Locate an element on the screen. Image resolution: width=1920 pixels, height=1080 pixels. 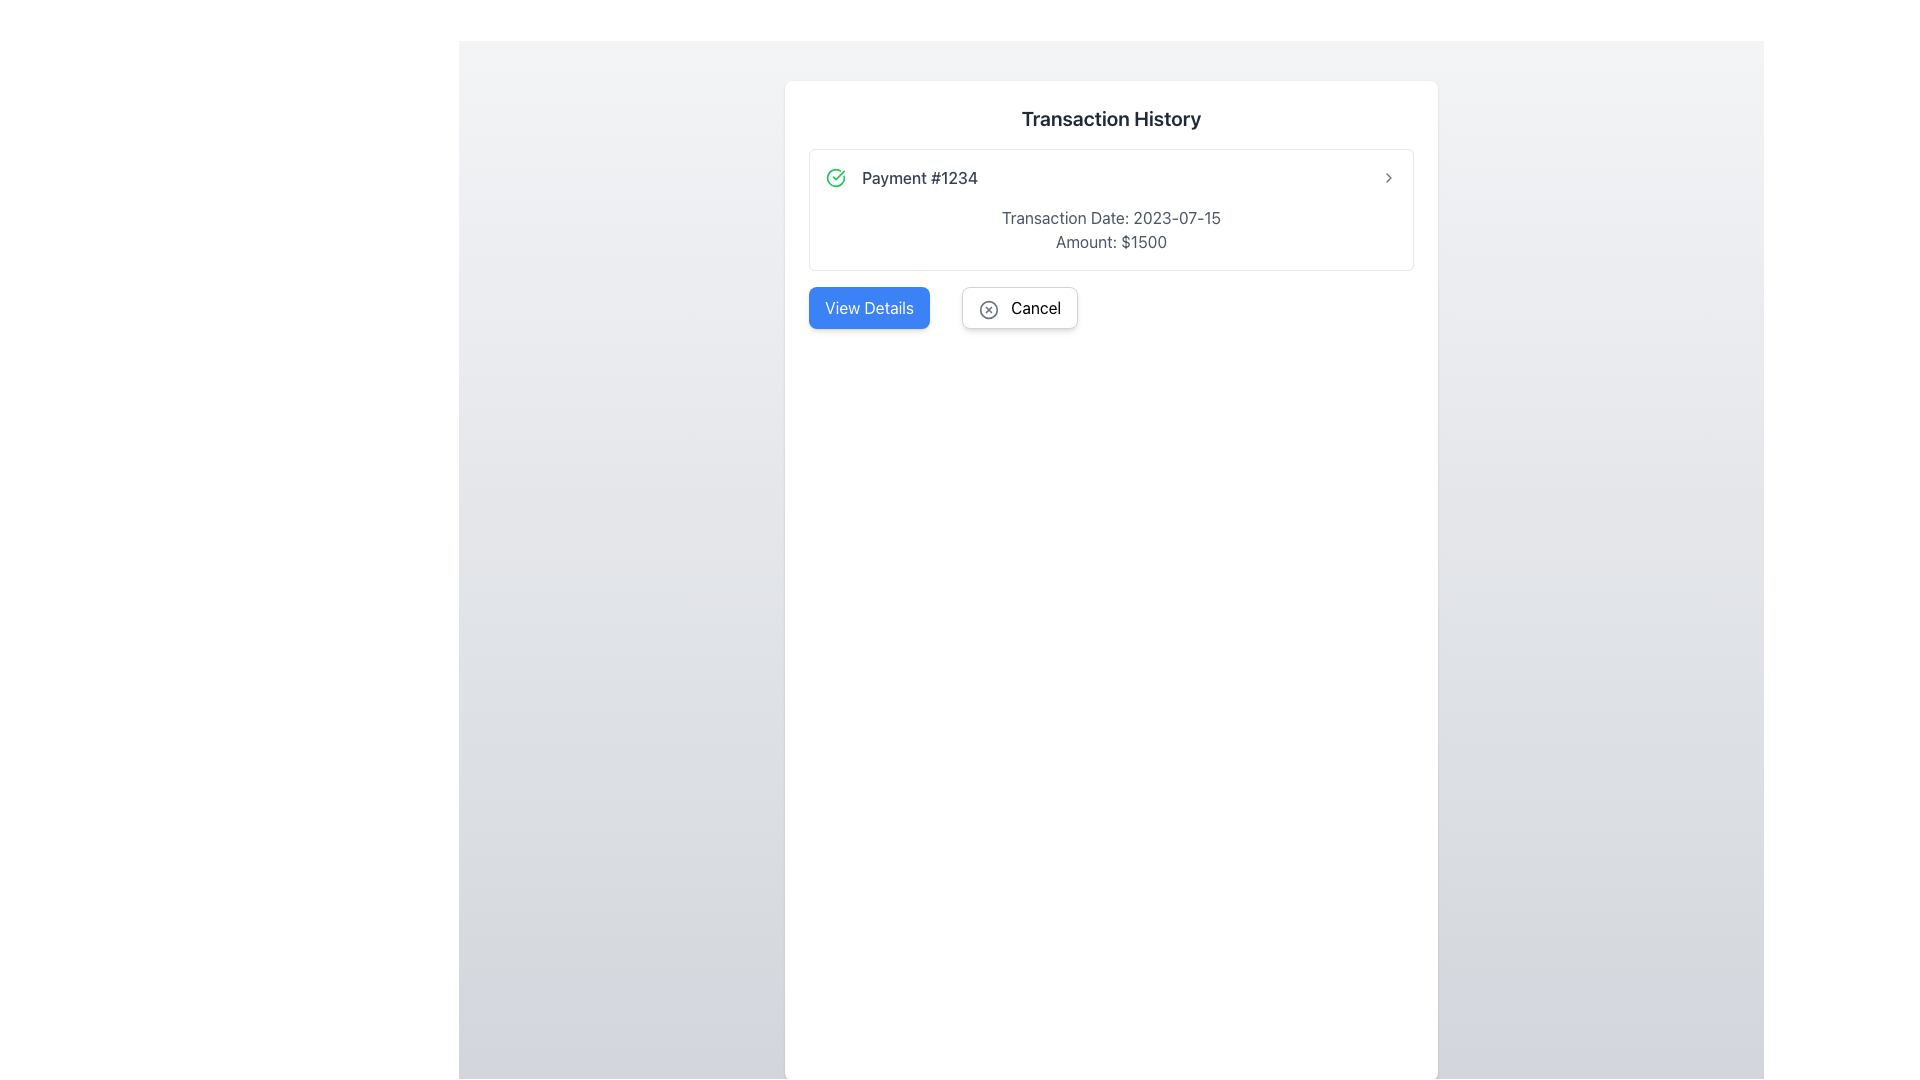
information presented in the transaction history header, which is a centered text label at the top of the transaction details section is located at coordinates (1110, 119).